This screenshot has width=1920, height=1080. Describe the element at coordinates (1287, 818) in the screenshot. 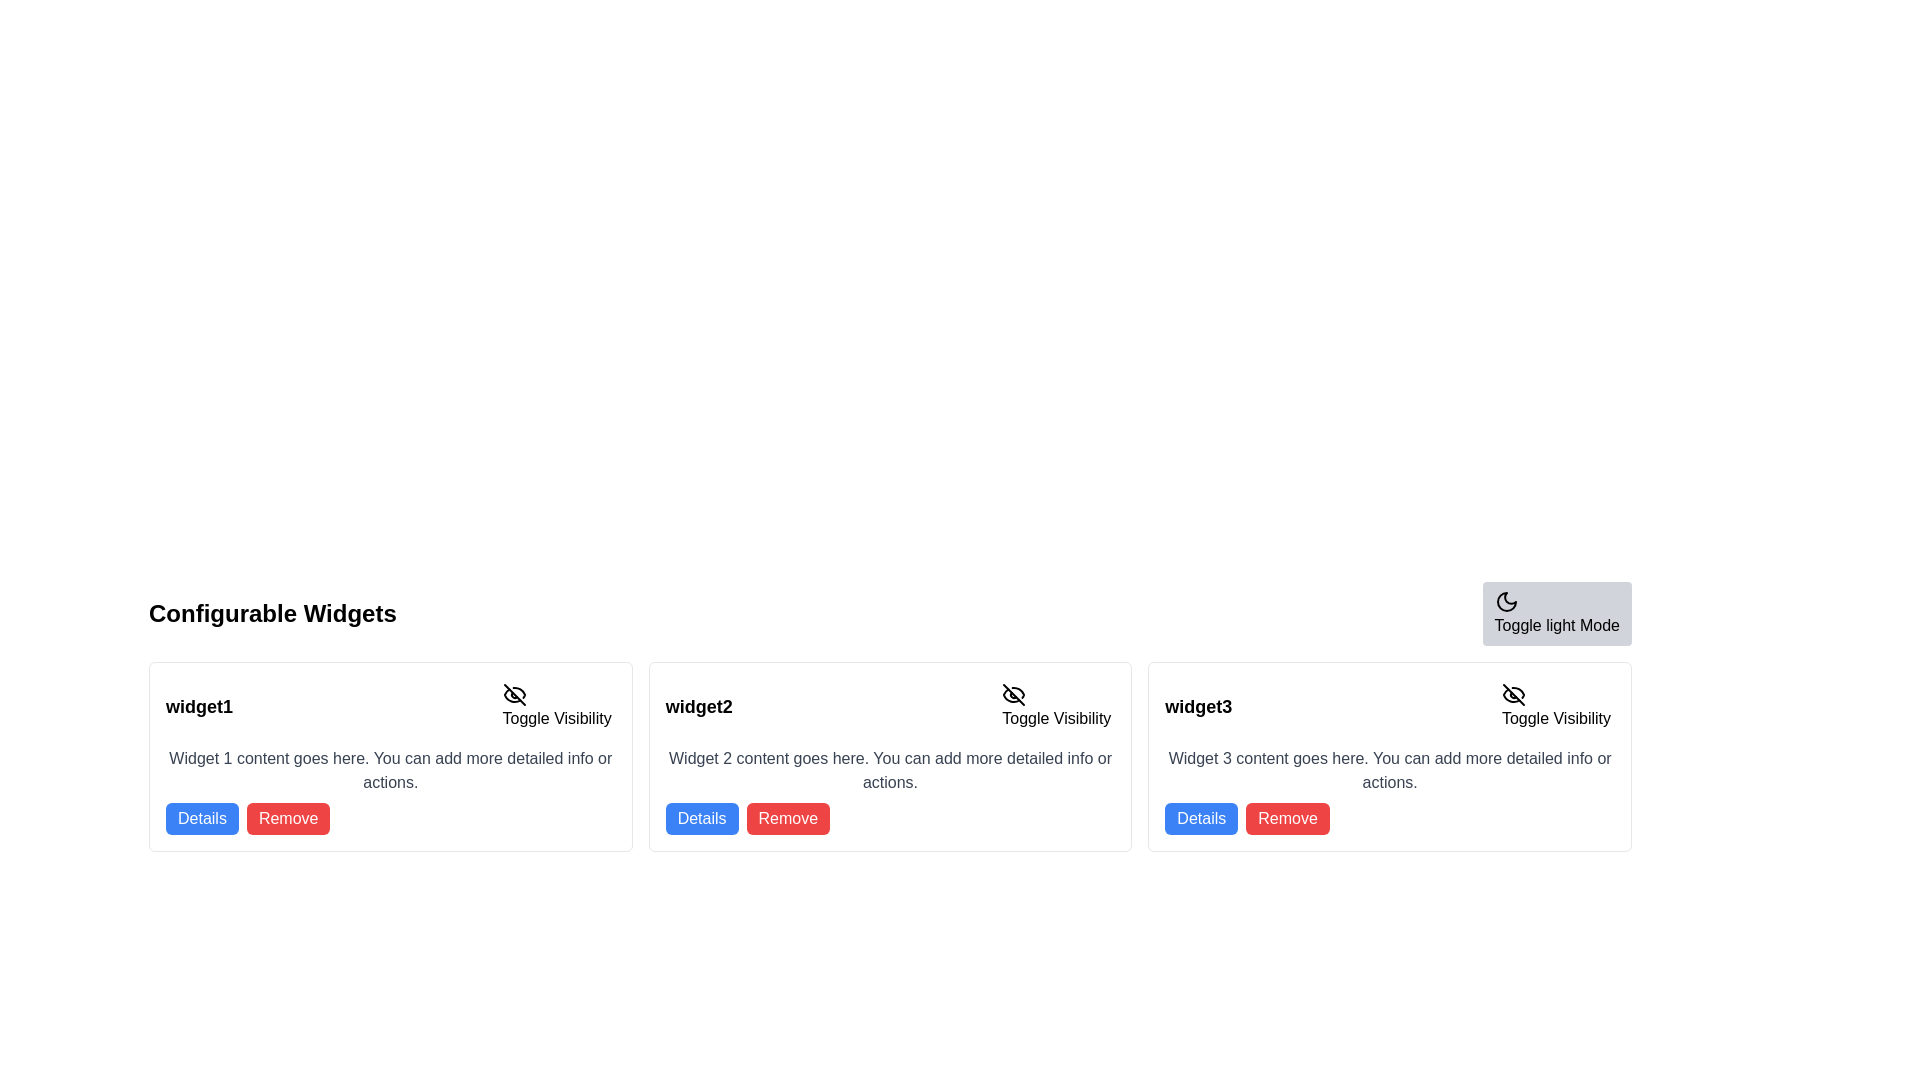

I see `the 'Remove' button with rounded corners and a red background` at that location.